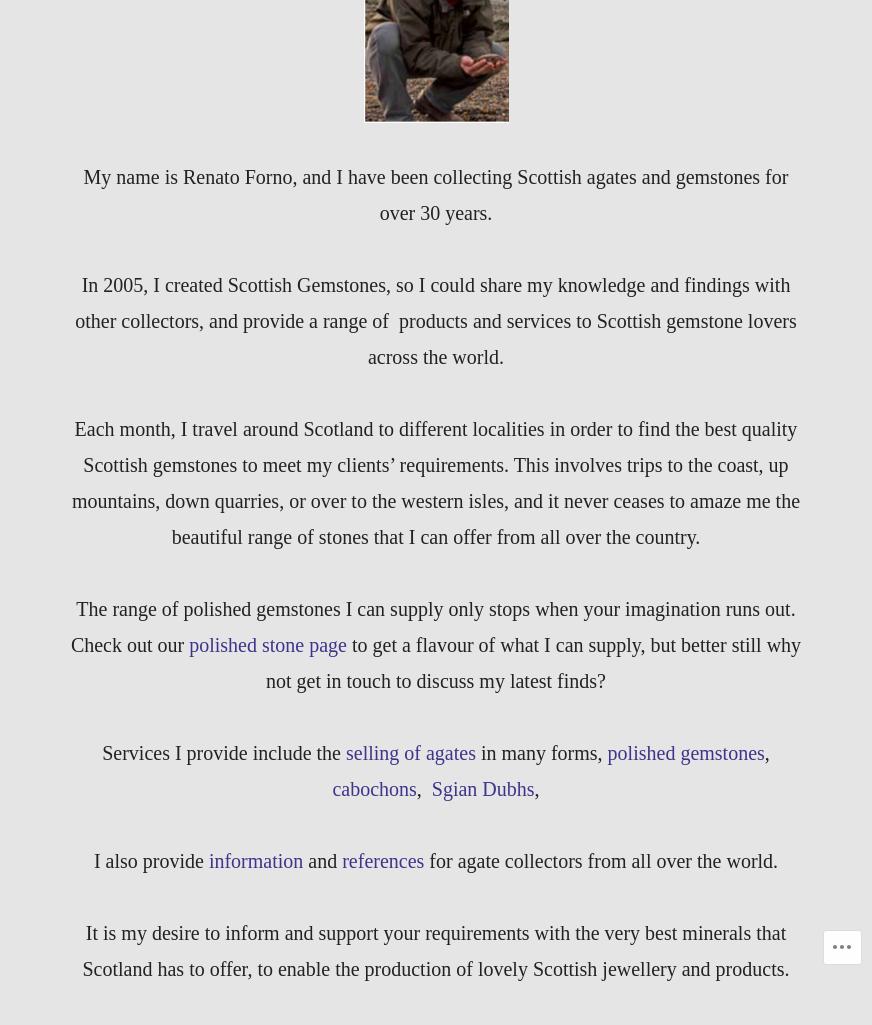  What do you see at coordinates (432, 624) in the screenshot?
I see `'The range of polished gemstones I can supply only stops when your imagination runs out. Check out our'` at bounding box center [432, 624].